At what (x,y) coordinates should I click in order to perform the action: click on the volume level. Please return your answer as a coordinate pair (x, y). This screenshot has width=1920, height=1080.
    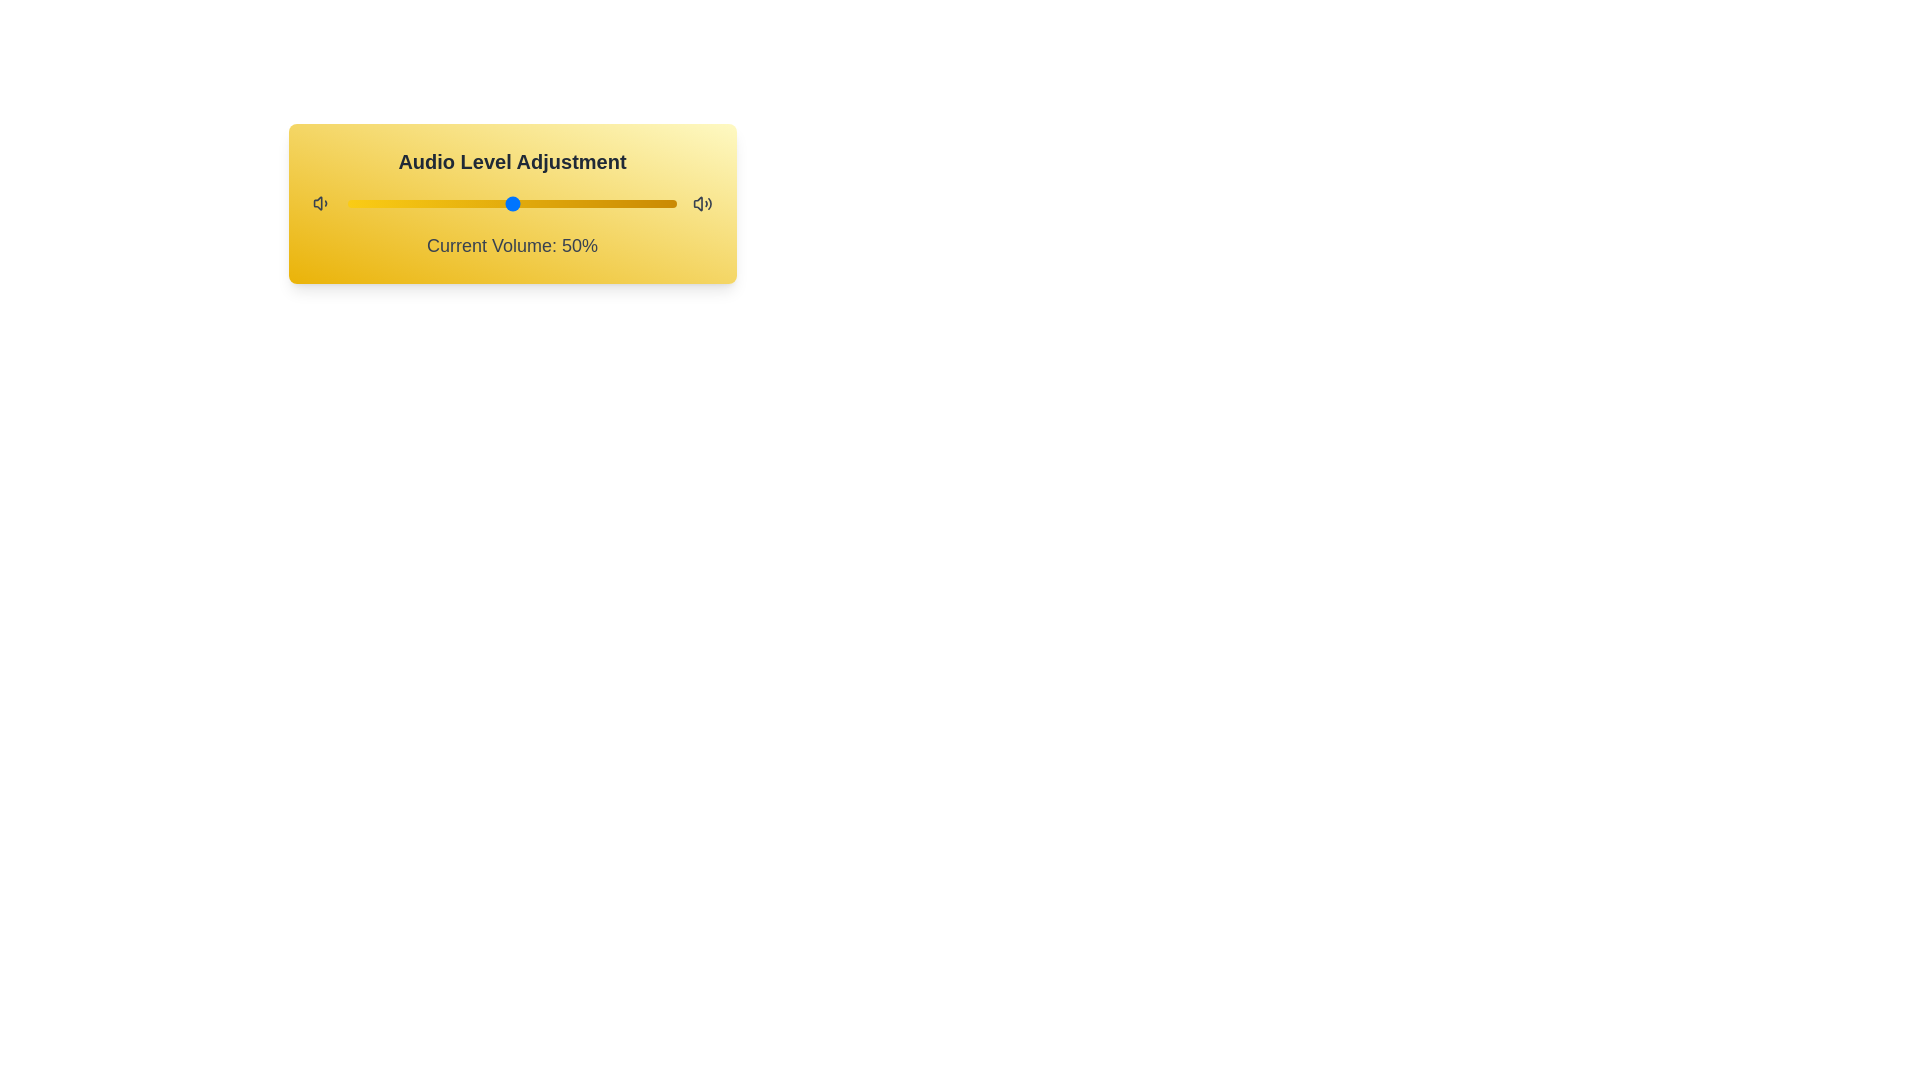
    Looking at the image, I should click on (653, 204).